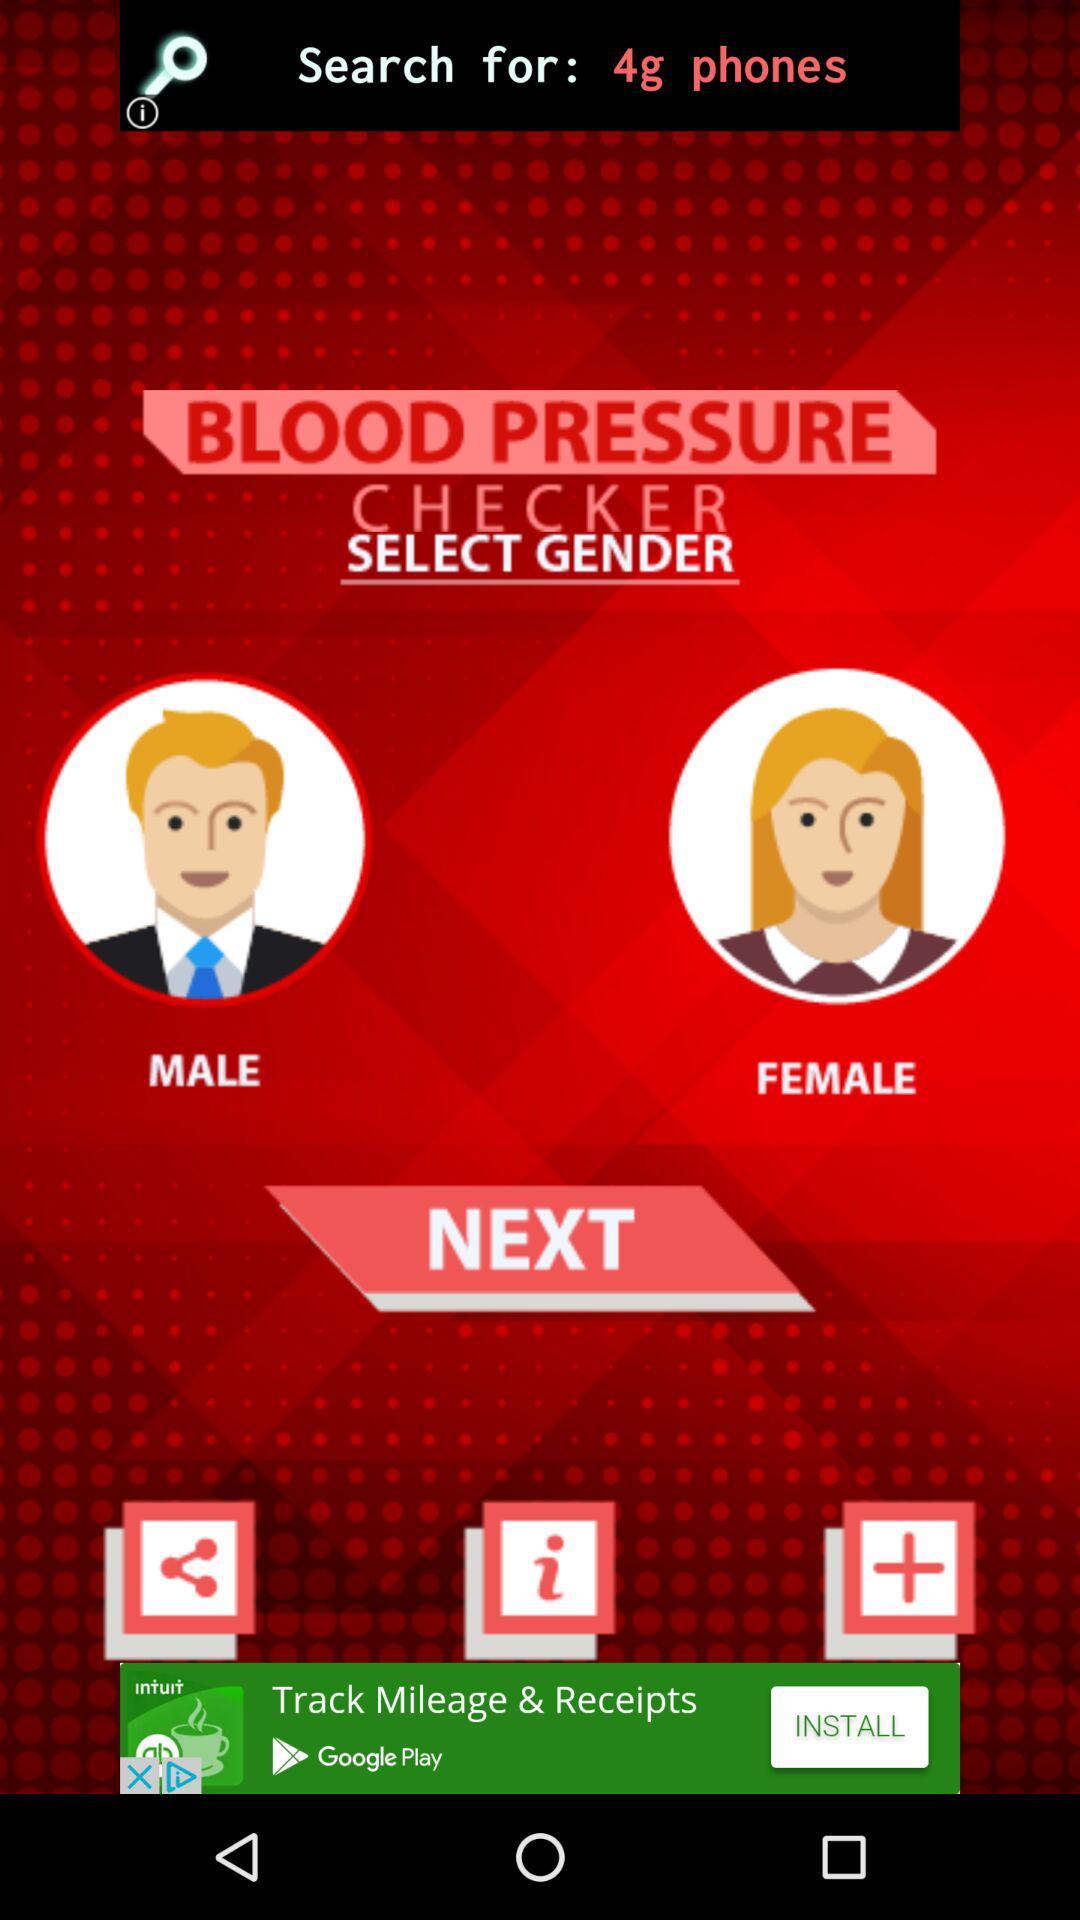  Describe the element at coordinates (540, 1727) in the screenshot. I see `make advertisement` at that location.